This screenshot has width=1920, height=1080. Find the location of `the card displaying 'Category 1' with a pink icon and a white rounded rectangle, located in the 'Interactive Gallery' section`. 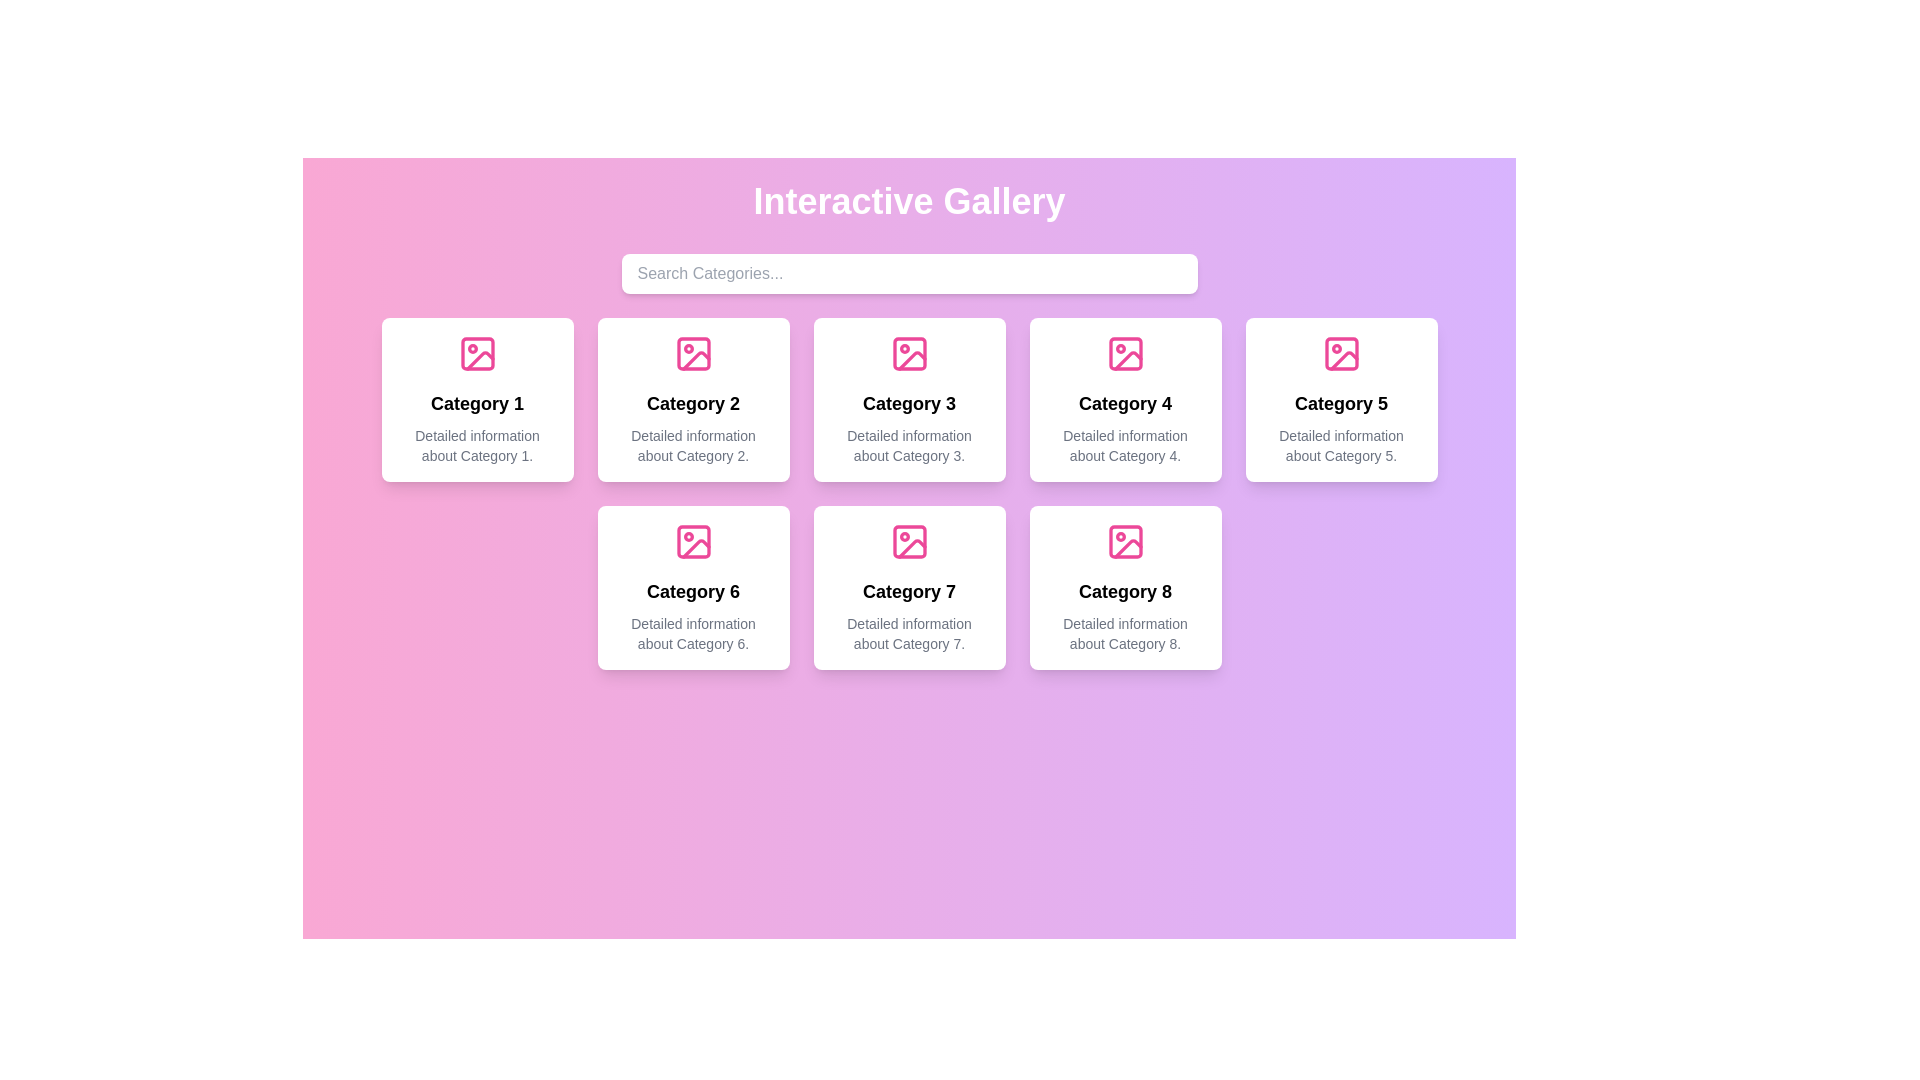

the card displaying 'Category 1' with a pink icon and a white rounded rectangle, located in the 'Interactive Gallery' section is located at coordinates (476, 400).